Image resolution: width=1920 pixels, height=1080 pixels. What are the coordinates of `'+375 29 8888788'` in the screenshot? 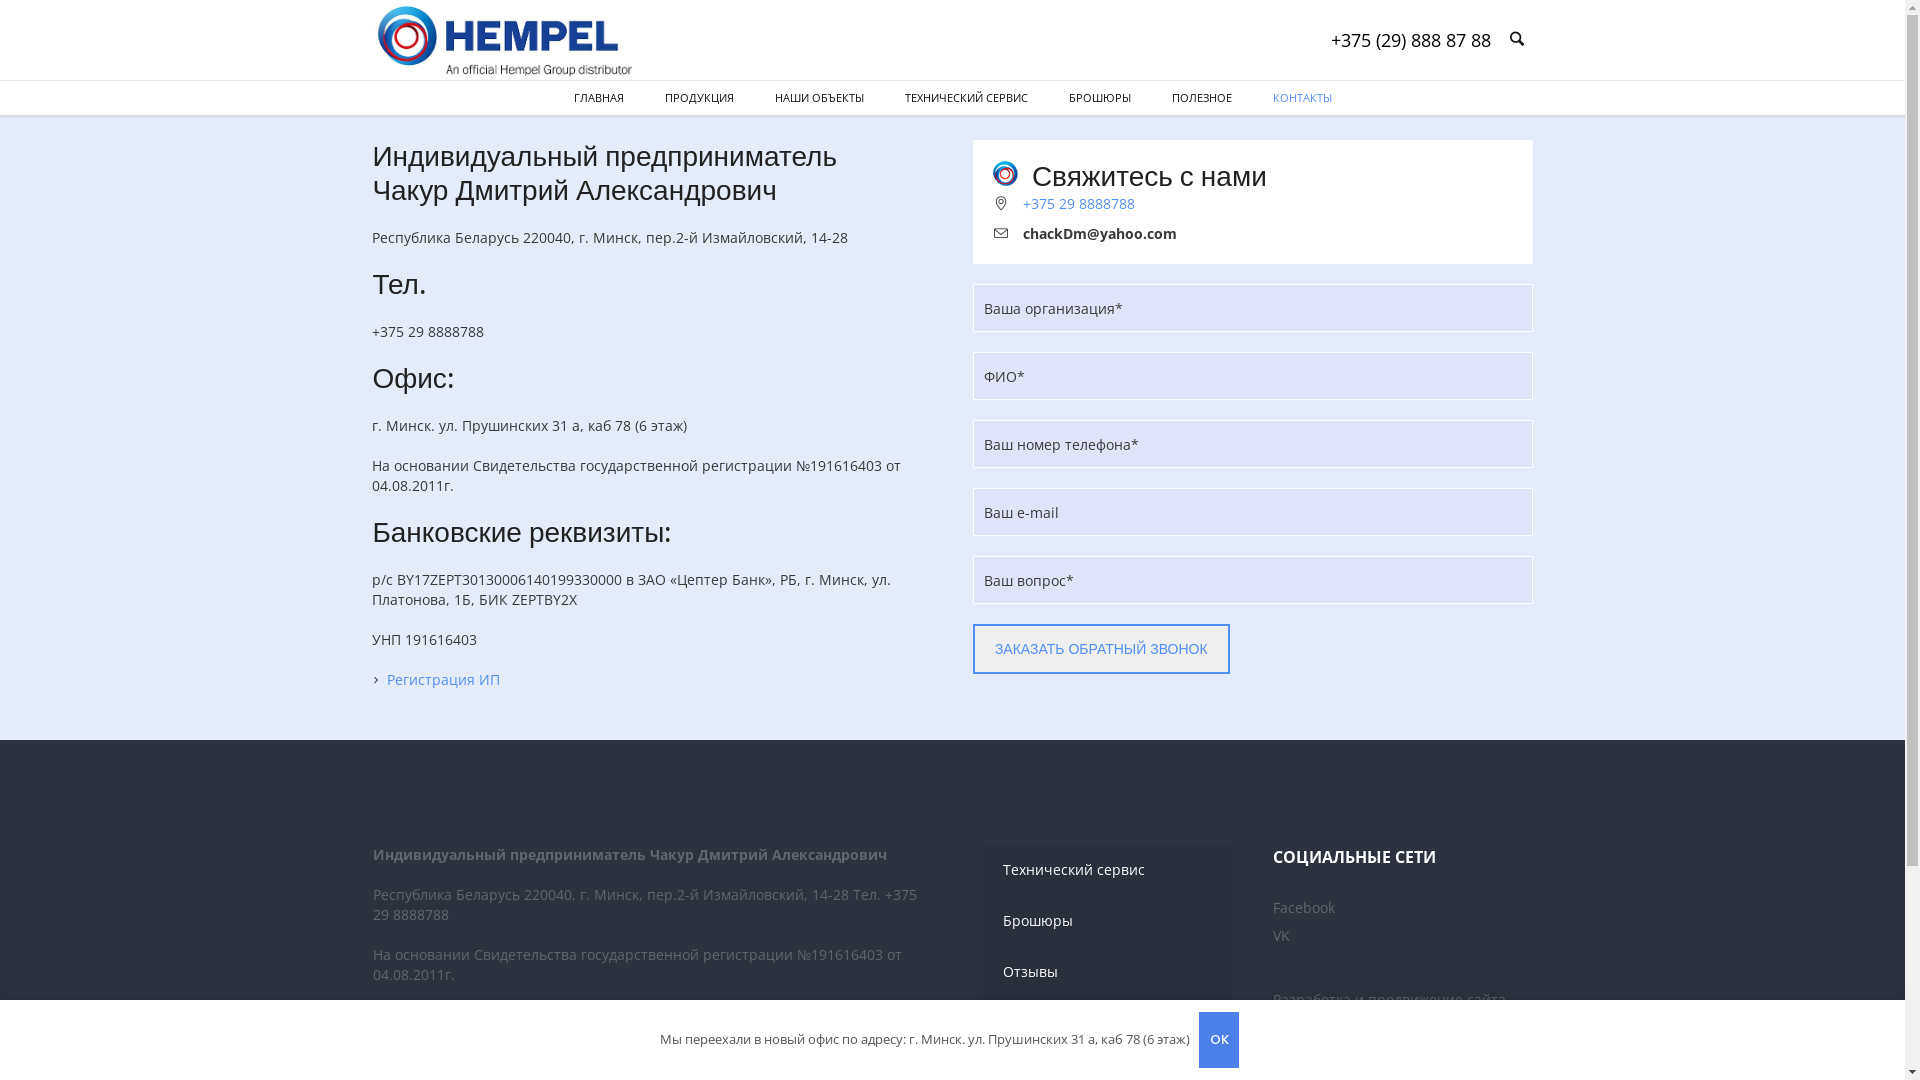 It's located at (1078, 203).